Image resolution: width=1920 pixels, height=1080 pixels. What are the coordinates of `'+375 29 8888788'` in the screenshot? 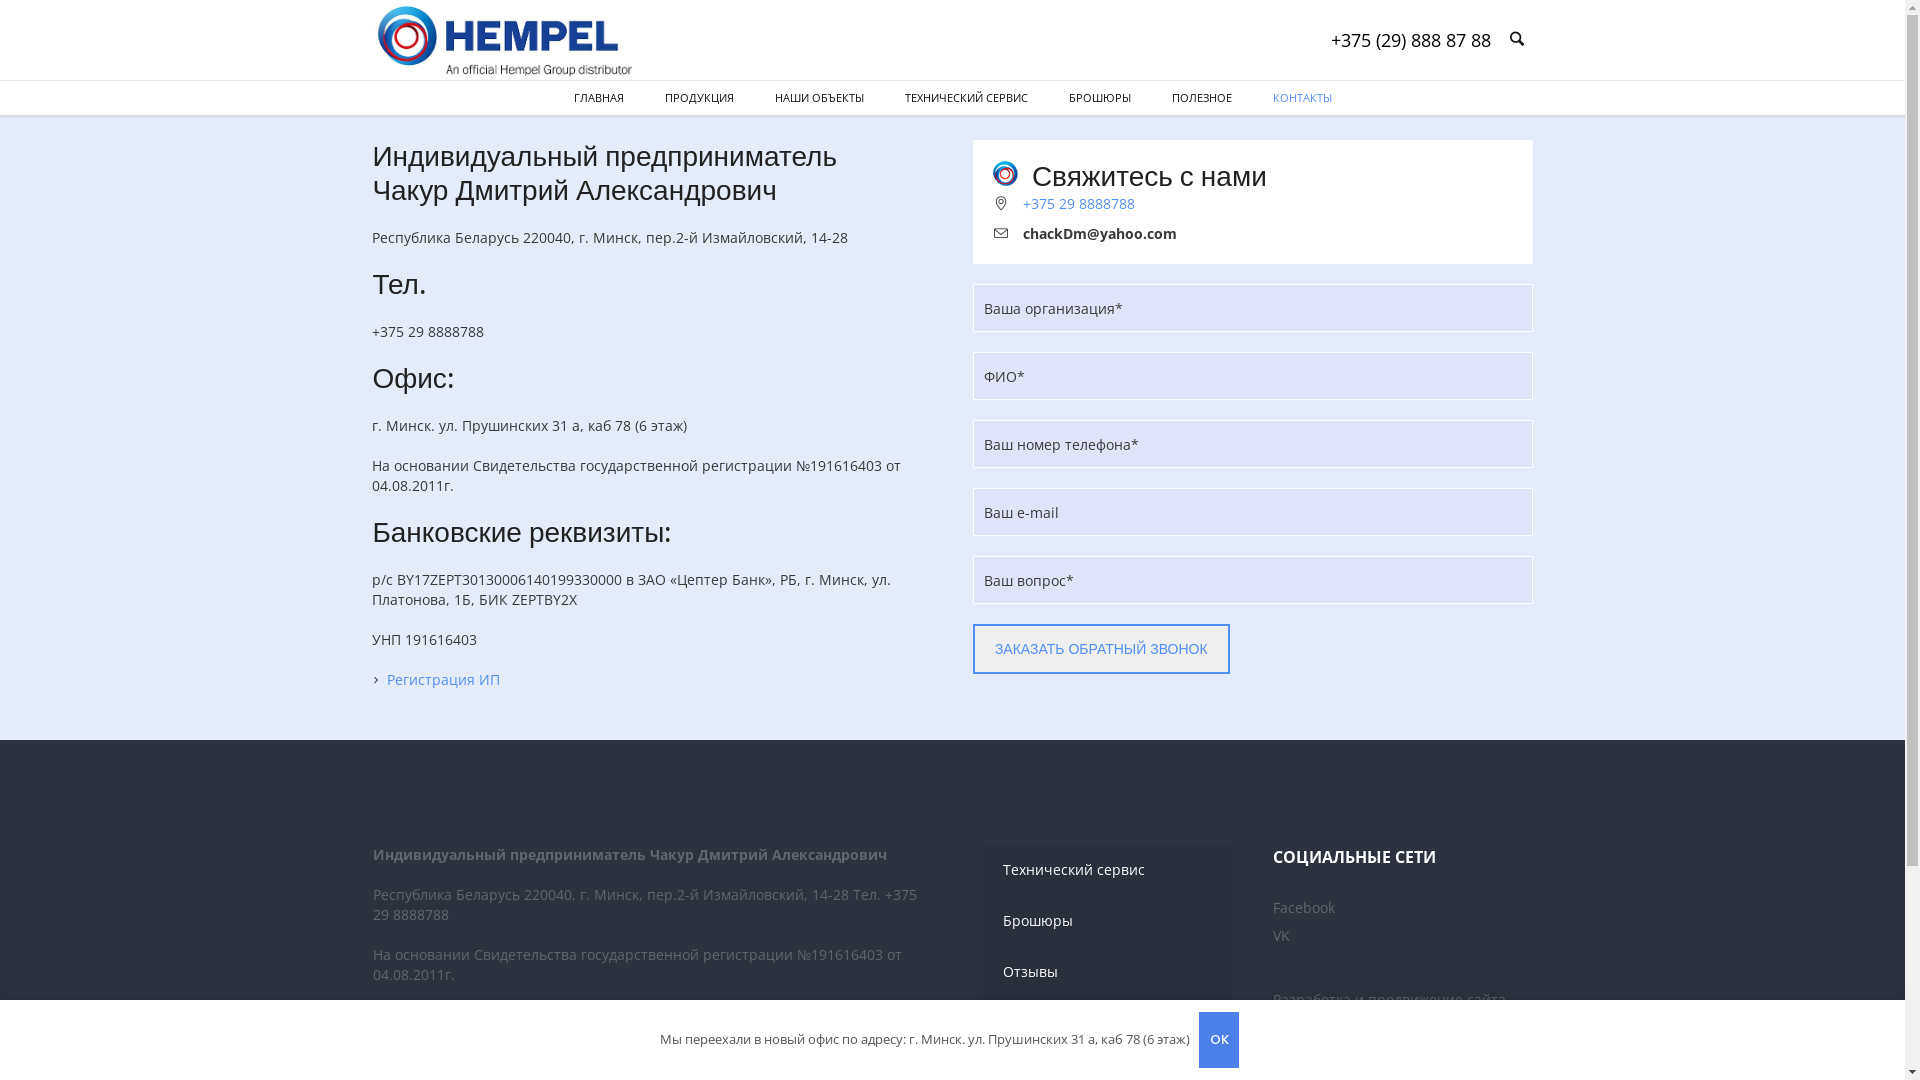 It's located at (1078, 203).